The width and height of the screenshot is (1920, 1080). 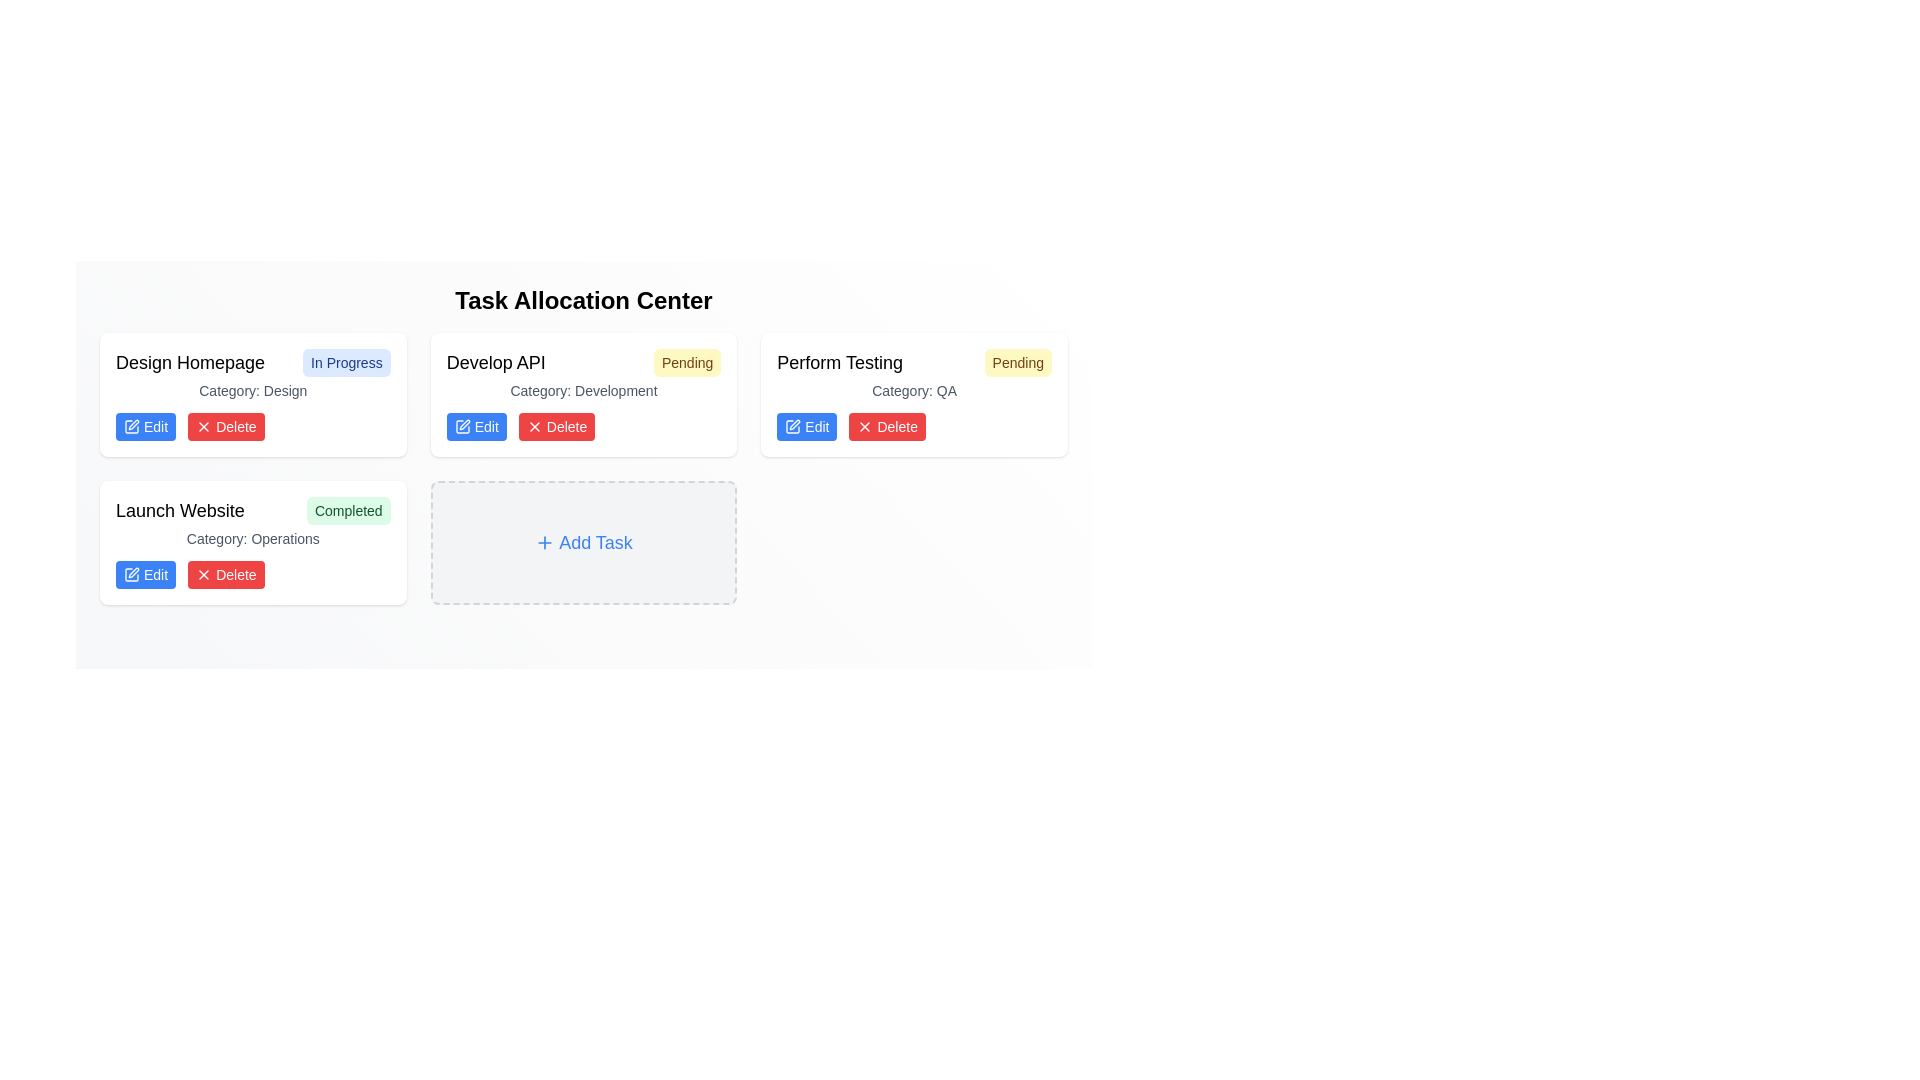 What do you see at coordinates (226, 426) in the screenshot?
I see `the 'Delete' button with a vibrant red background and 'X' icon` at bounding box center [226, 426].